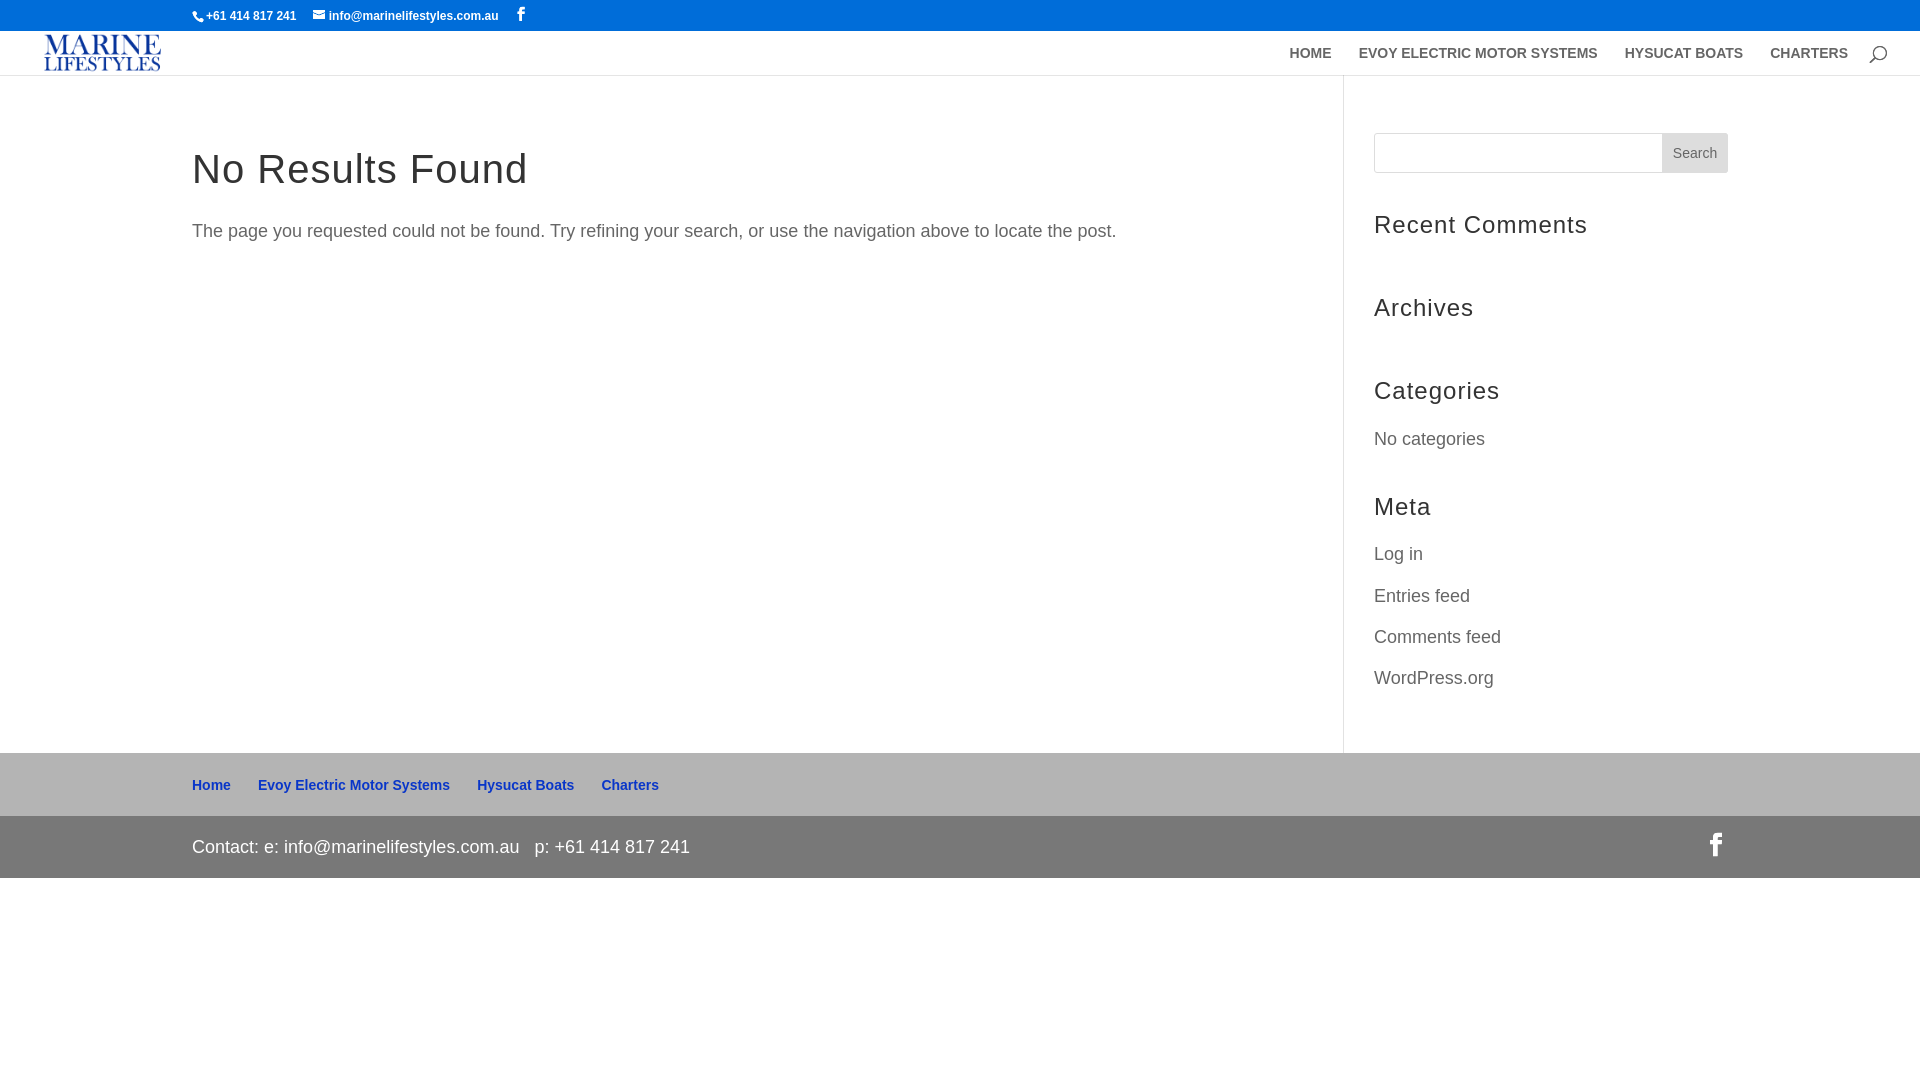 The image size is (1920, 1080). Describe the element at coordinates (354, 784) in the screenshot. I see `'Evoy Electric Motor Systems'` at that location.